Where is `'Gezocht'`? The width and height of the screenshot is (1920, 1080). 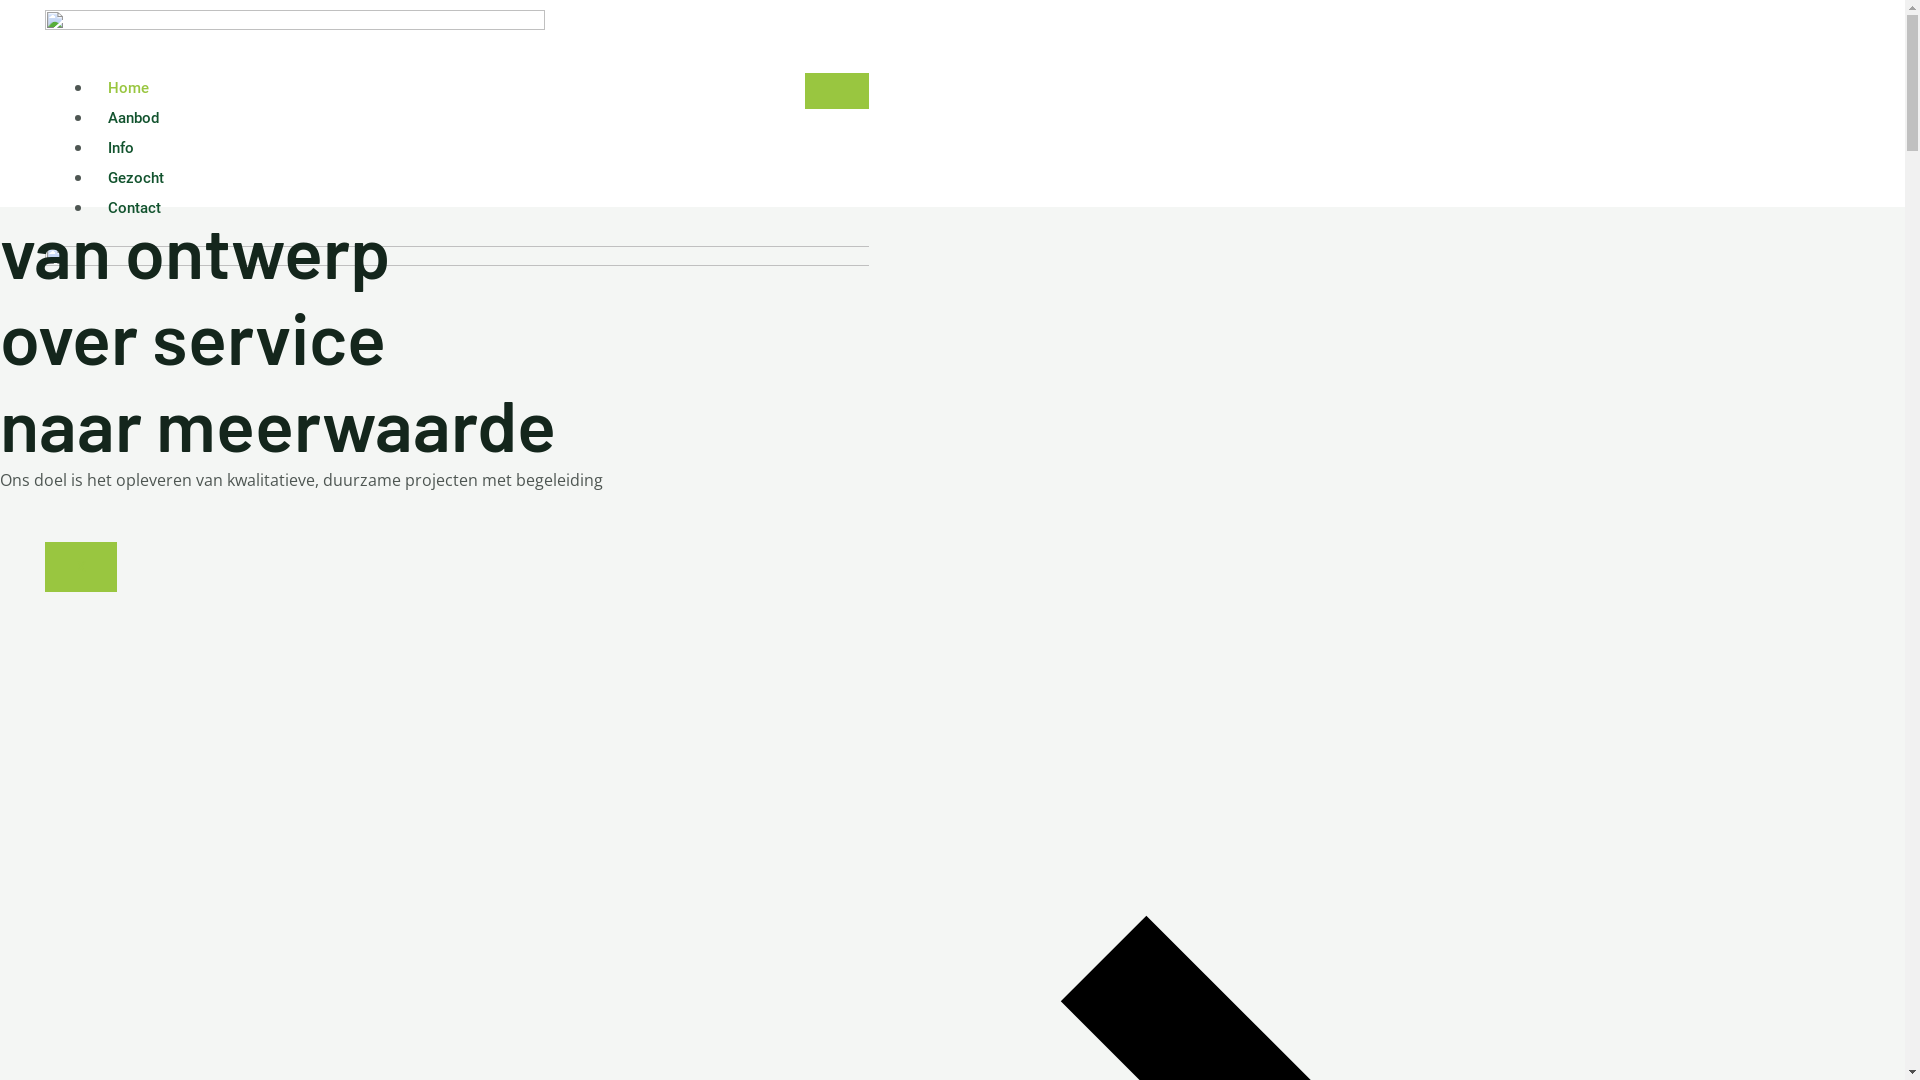 'Gezocht' is located at coordinates (134, 176).